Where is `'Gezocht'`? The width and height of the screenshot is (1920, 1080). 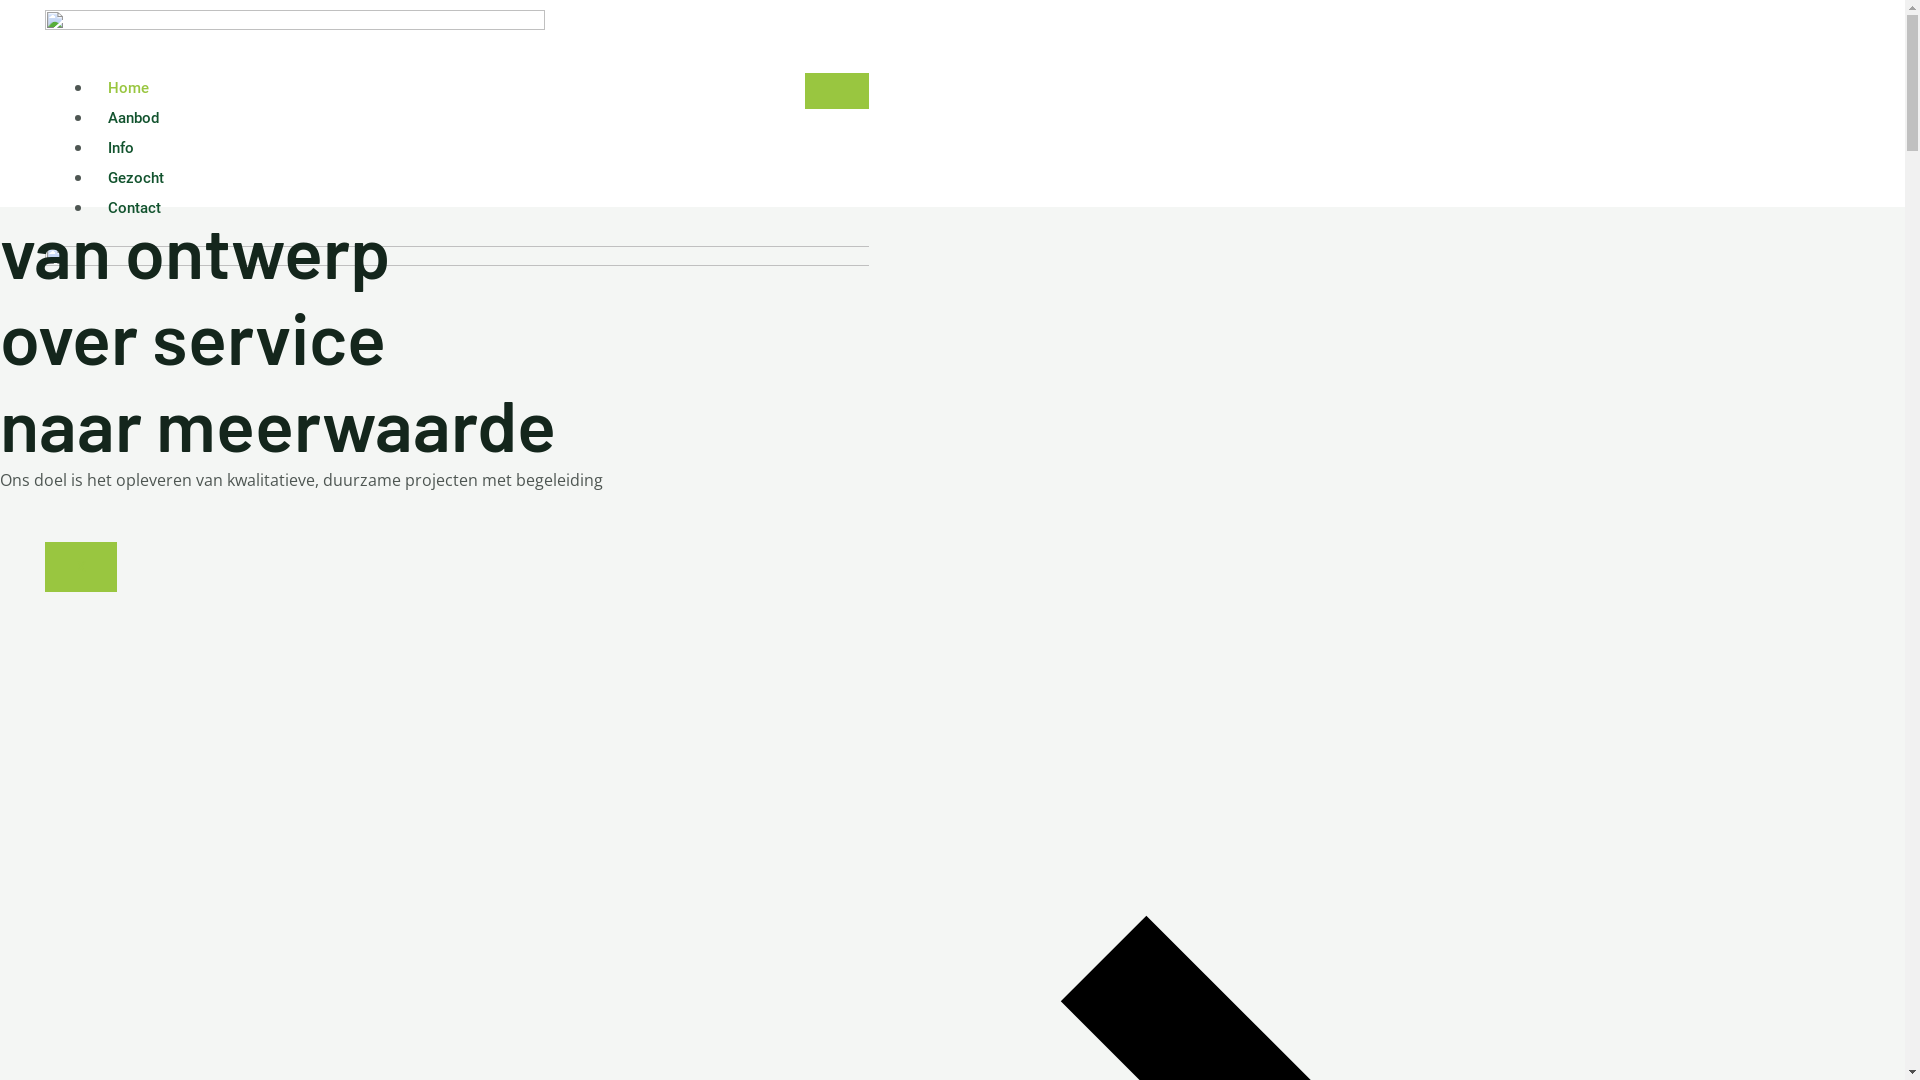 'Gezocht' is located at coordinates (134, 176).